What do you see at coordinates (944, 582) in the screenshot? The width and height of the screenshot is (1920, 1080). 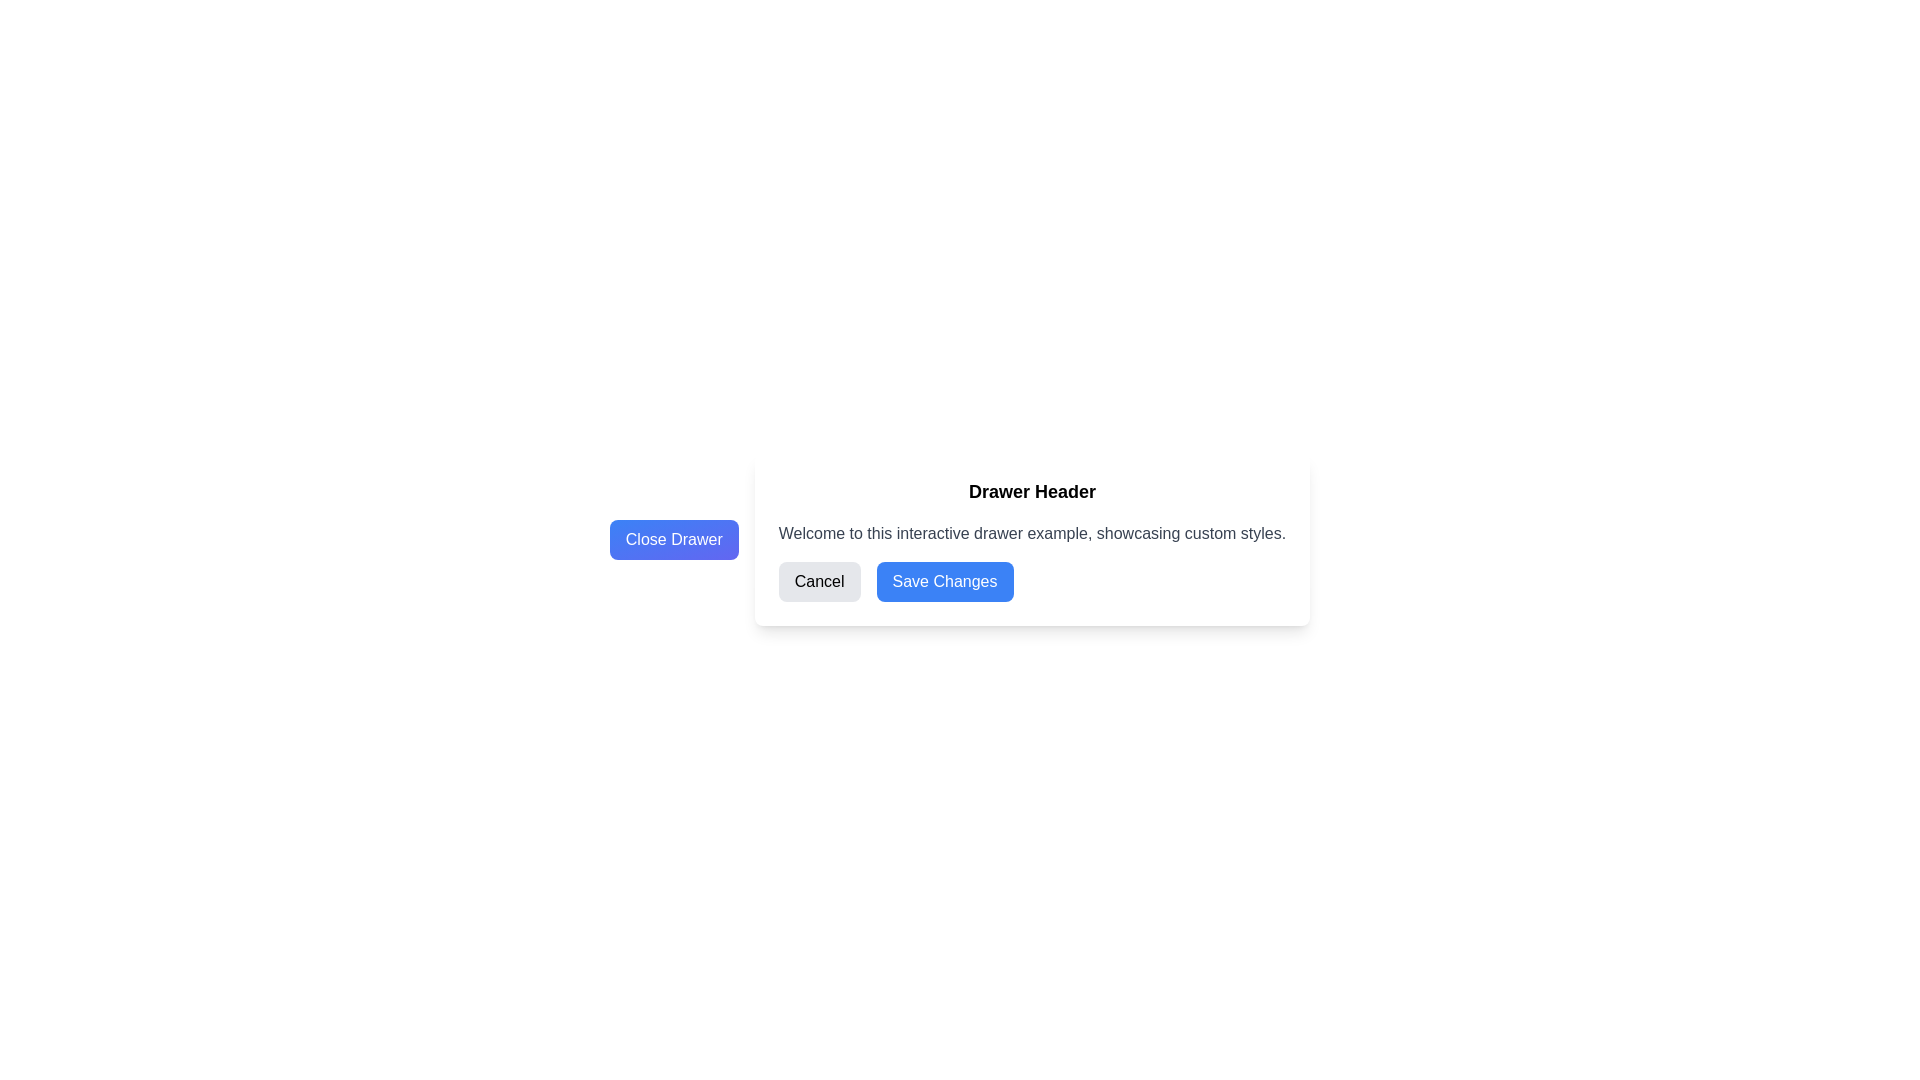 I see `the 'Save' button located at the bottom right of the card` at bounding box center [944, 582].